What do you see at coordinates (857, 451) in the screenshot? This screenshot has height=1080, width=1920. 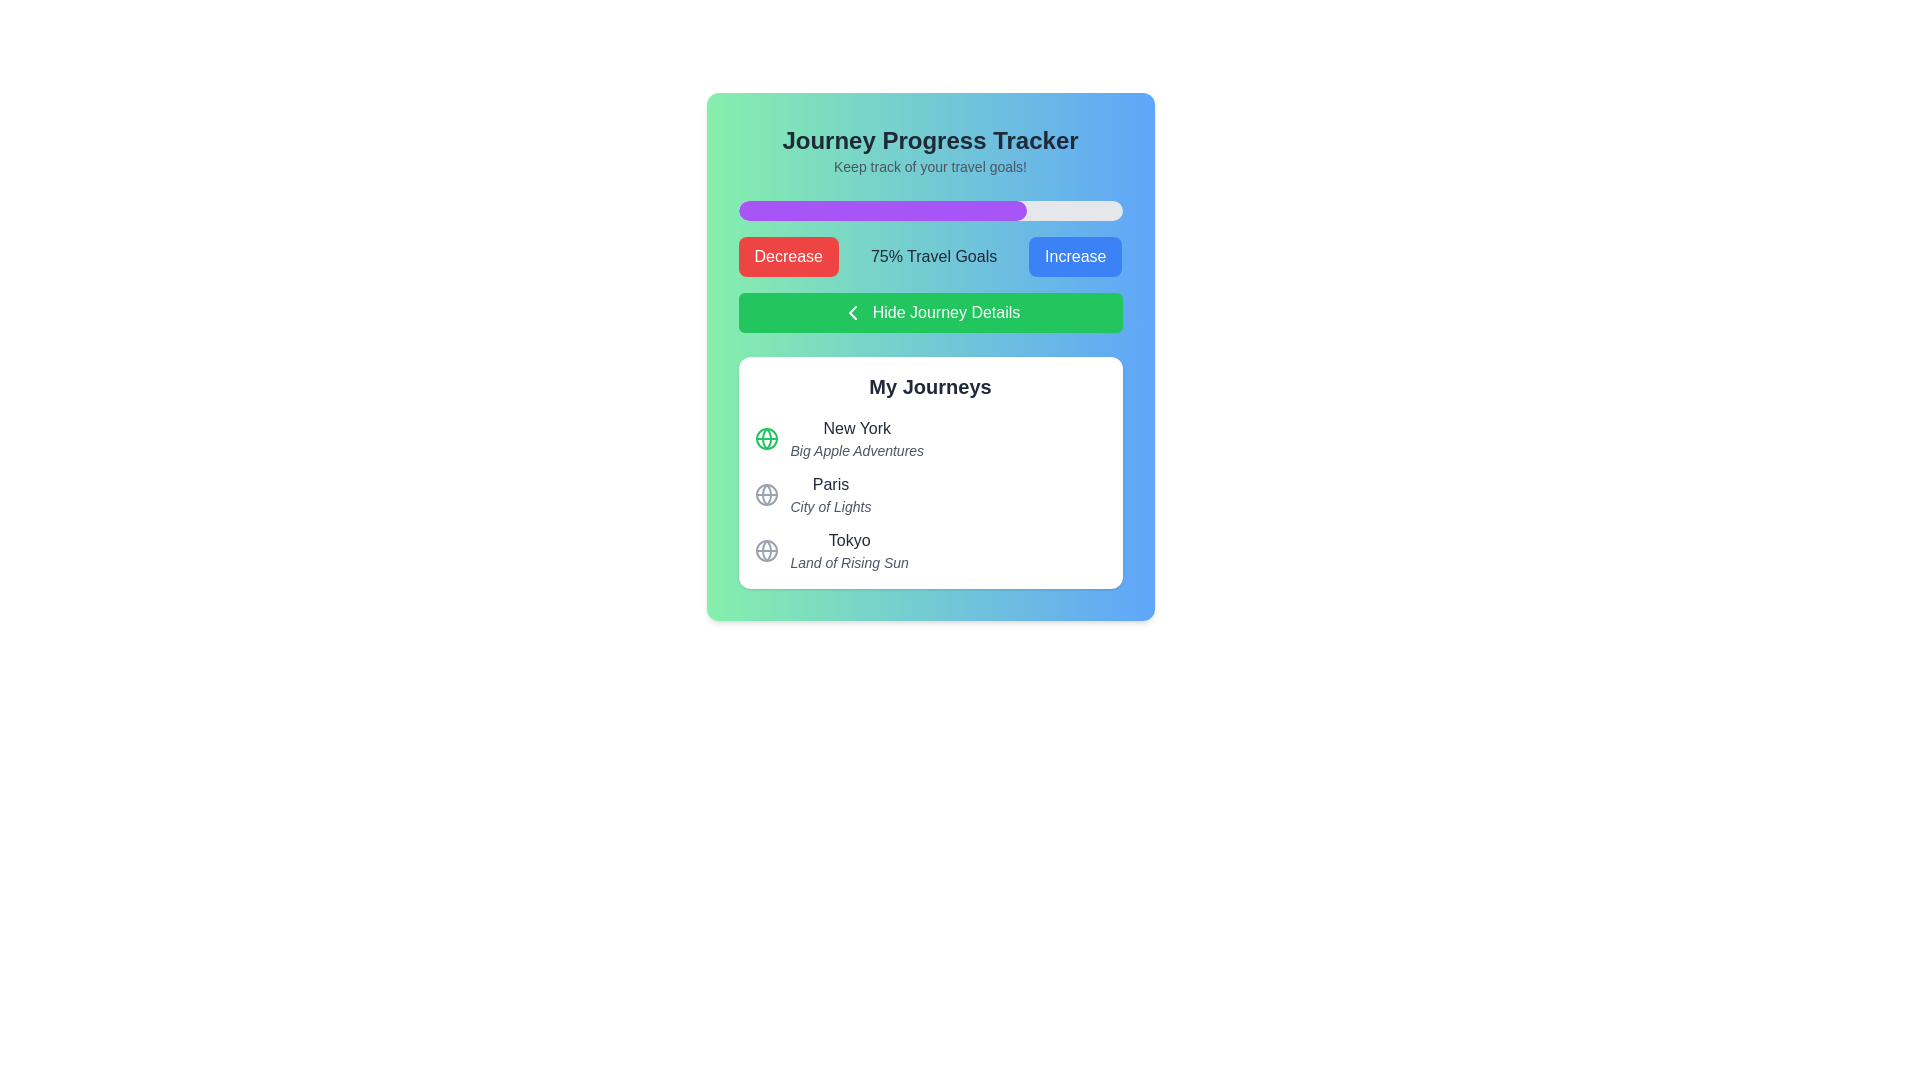 I see `the static text element containing the italicized text 'Big Apple Adventures', which is located under the bold text 'New York' in the 'My Journeys' section` at bounding box center [857, 451].